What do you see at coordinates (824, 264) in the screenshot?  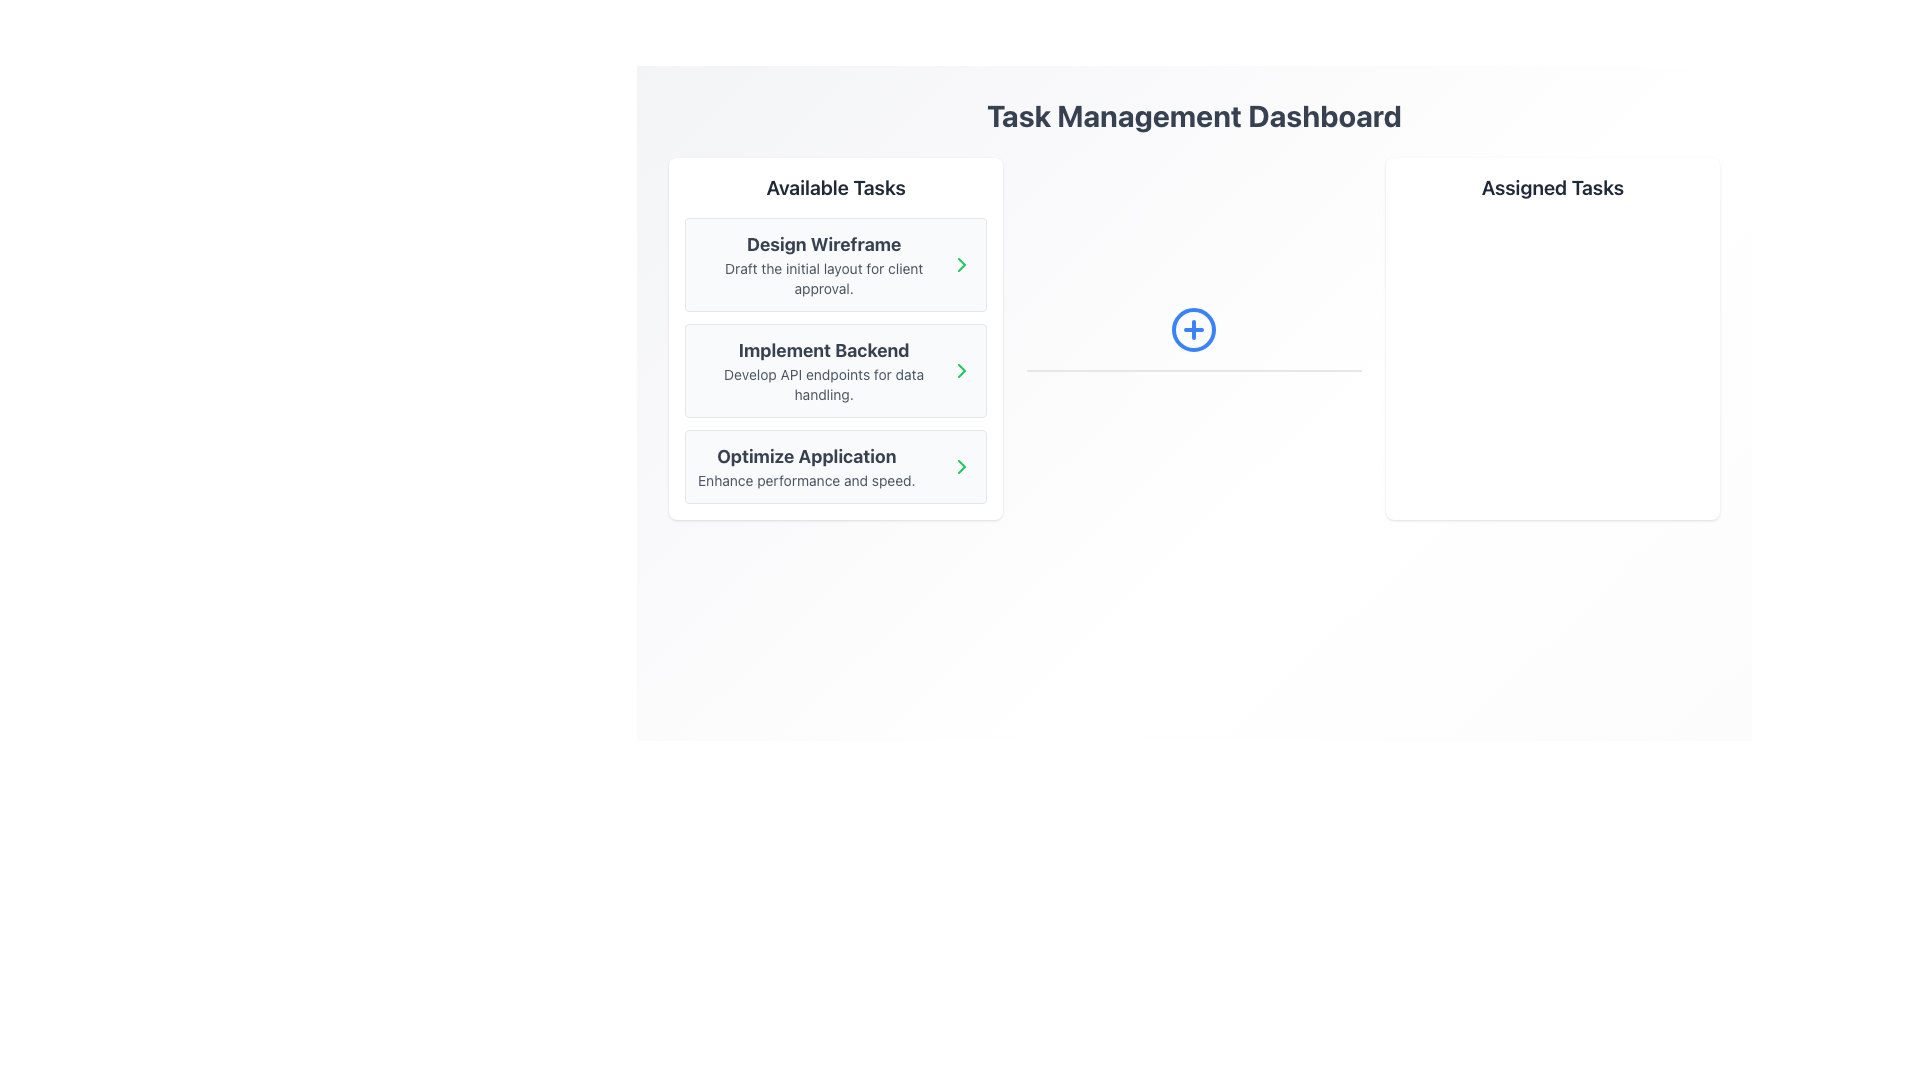 I see `contents of the text block titled 'Design Wireframe' which includes the subtitle 'Draft the initial layout for client approval.'` at bounding box center [824, 264].